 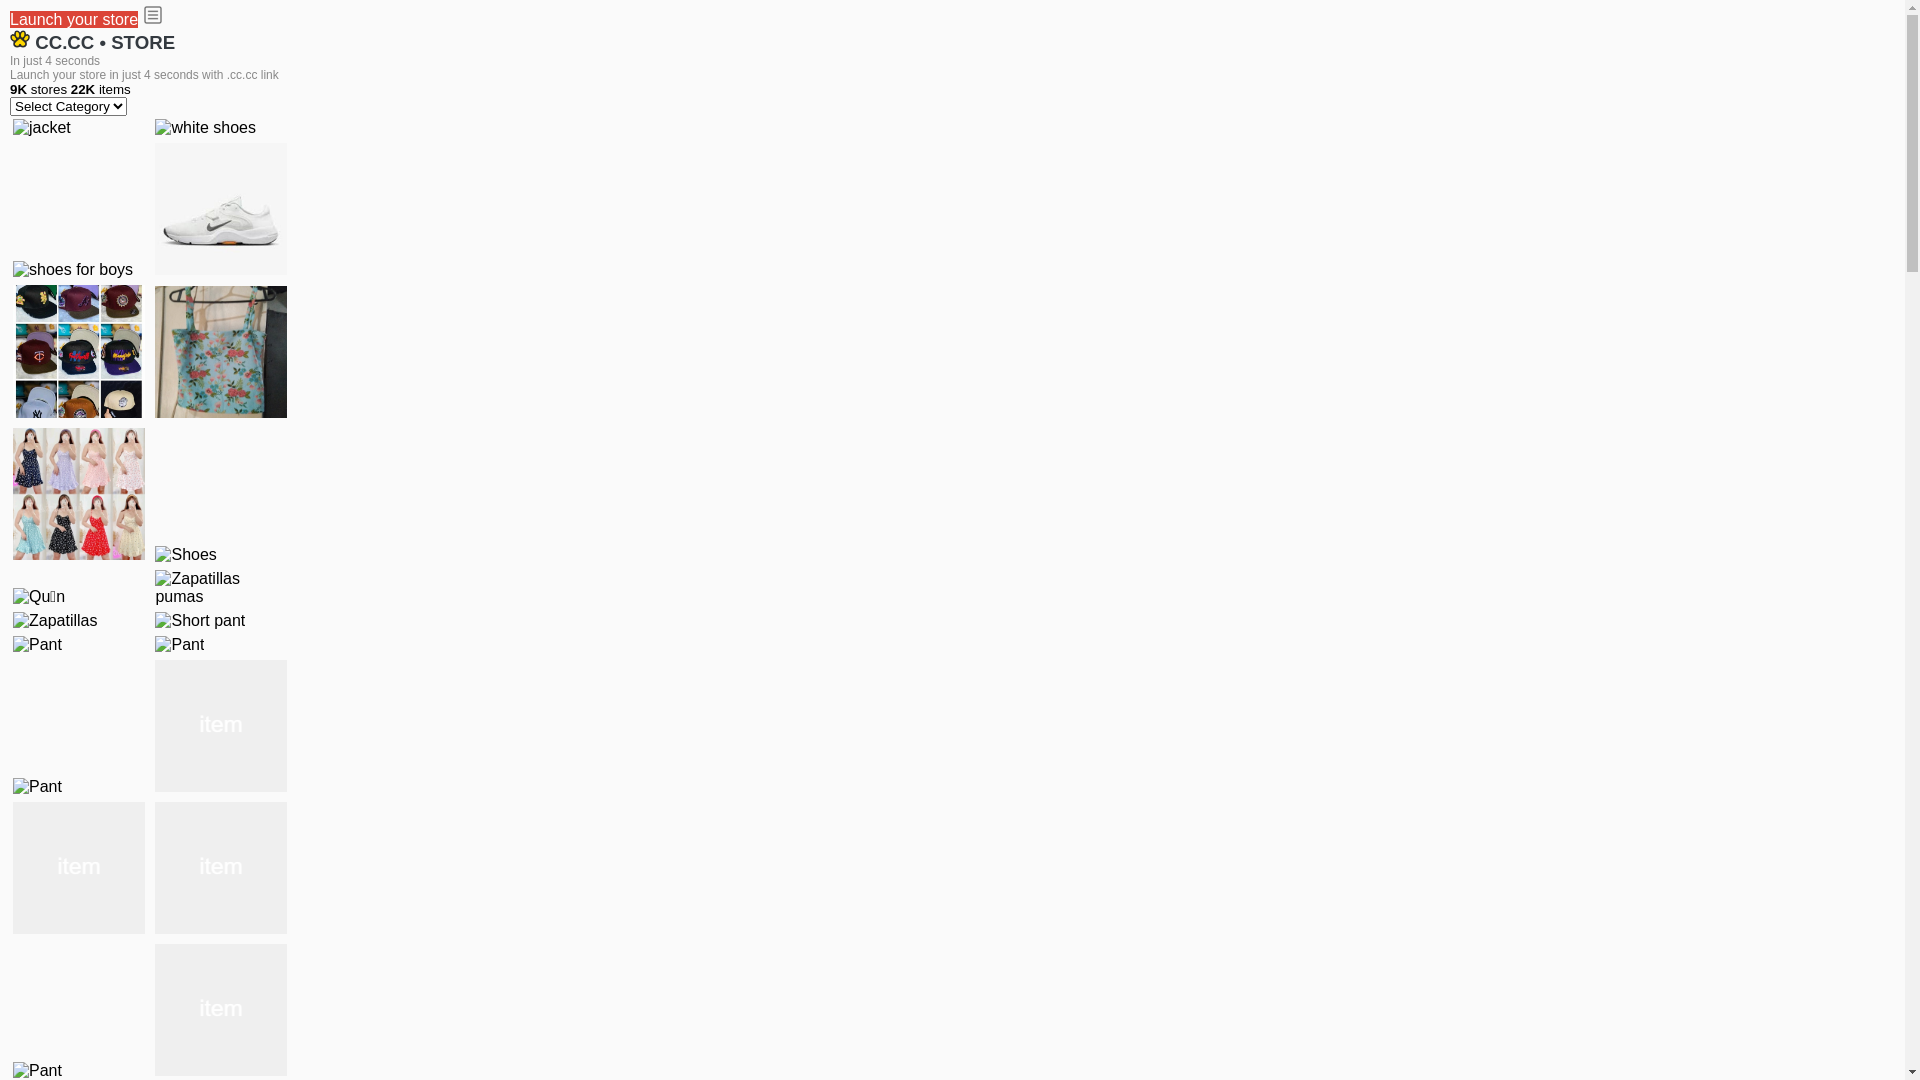 What do you see at coordinates (37, 785) in the screenshot?
I see `'Pant'` at bounding box center [37, 785].